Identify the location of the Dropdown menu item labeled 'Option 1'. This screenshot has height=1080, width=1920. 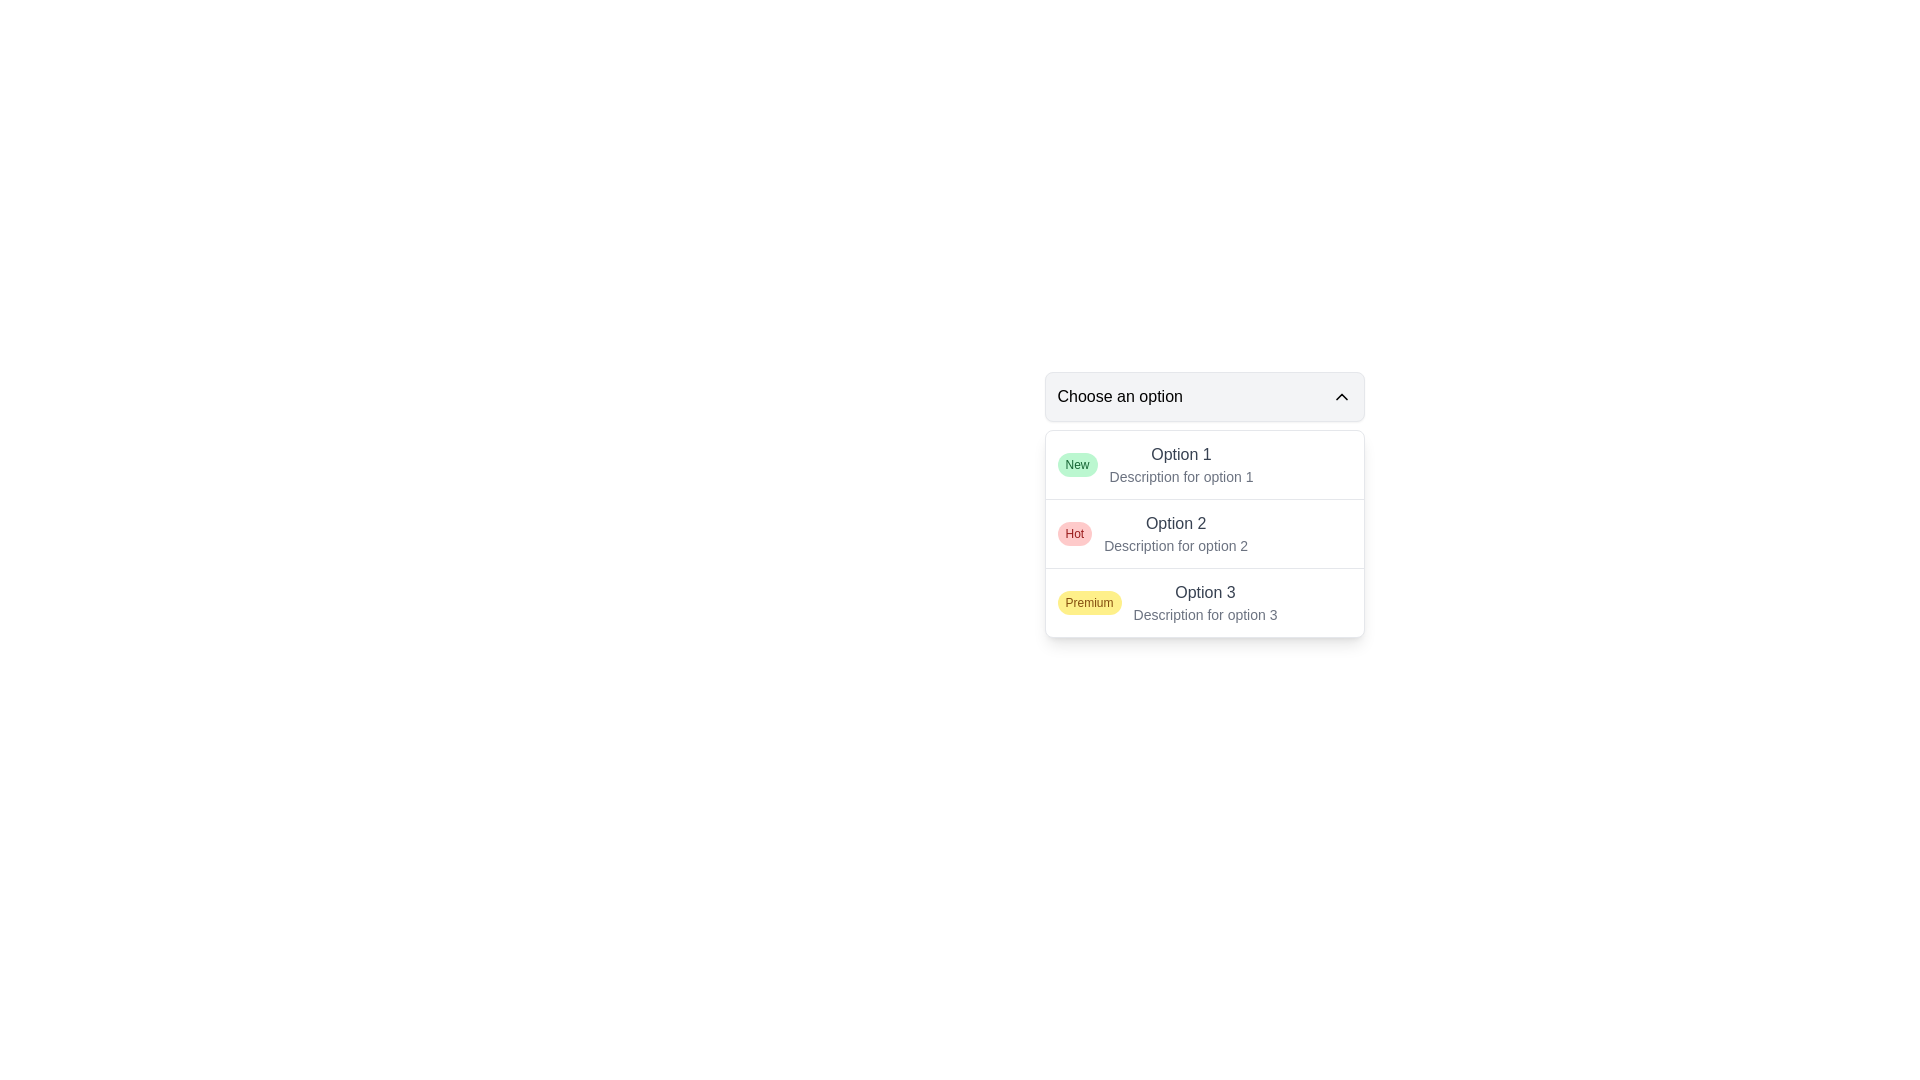
(1181, 465).